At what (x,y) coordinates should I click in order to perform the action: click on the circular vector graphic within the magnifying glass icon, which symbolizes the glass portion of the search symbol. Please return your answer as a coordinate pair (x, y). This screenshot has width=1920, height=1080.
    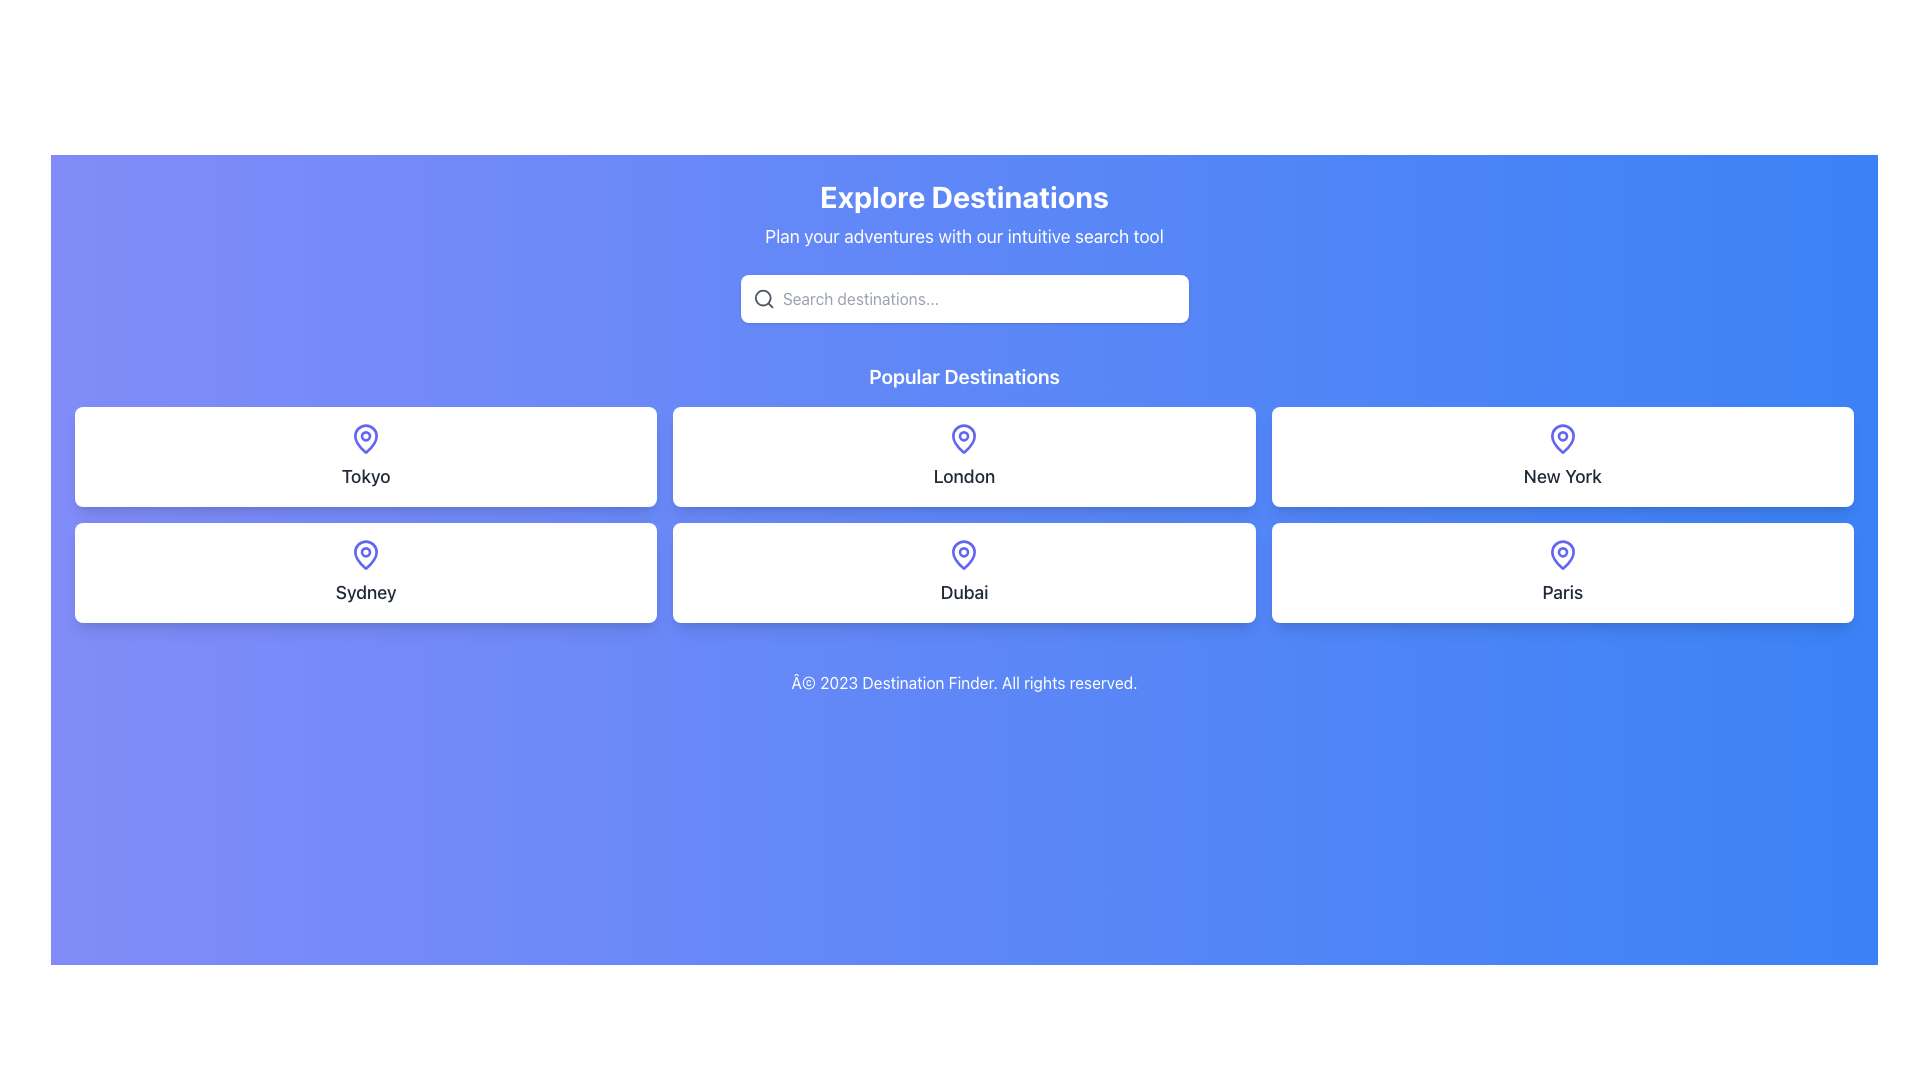
    Looking at the image, I should click on (761, 298).